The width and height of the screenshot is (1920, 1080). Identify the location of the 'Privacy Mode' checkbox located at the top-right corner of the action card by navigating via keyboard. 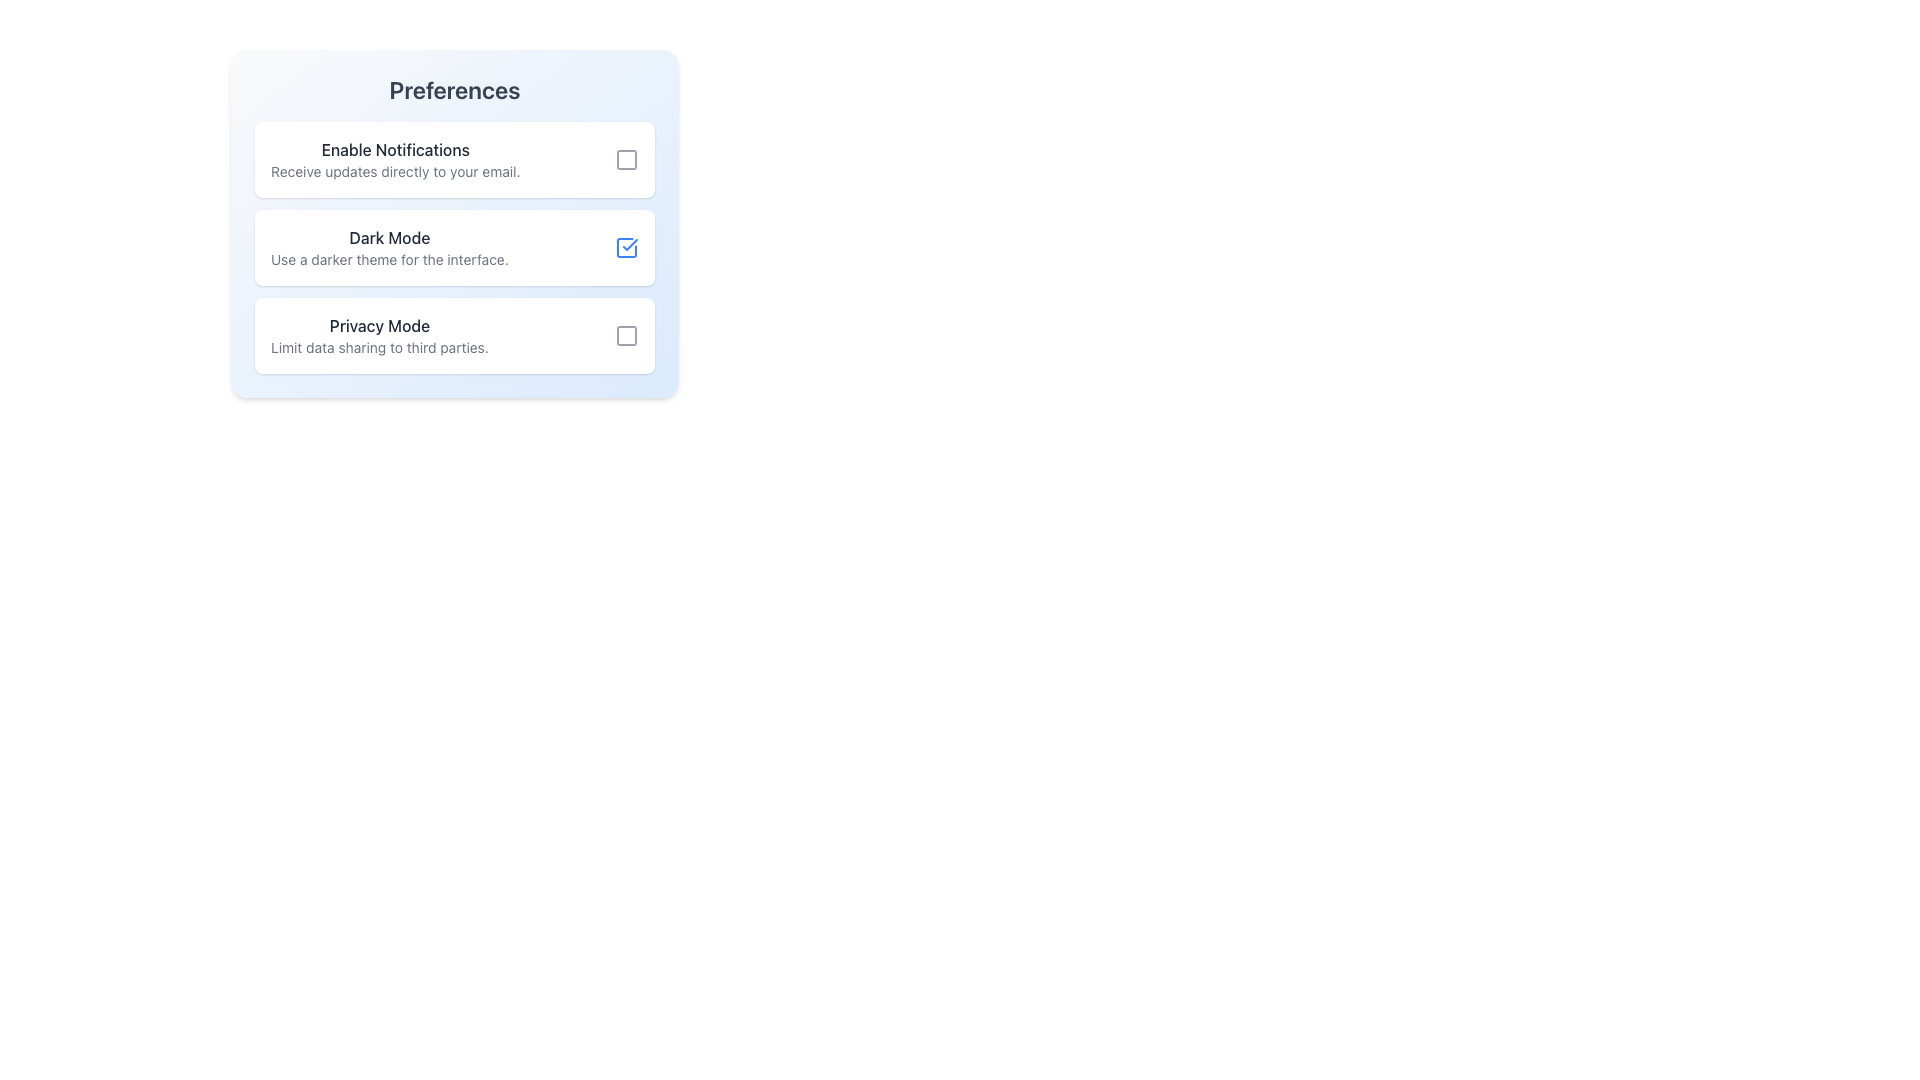
(626, 334).